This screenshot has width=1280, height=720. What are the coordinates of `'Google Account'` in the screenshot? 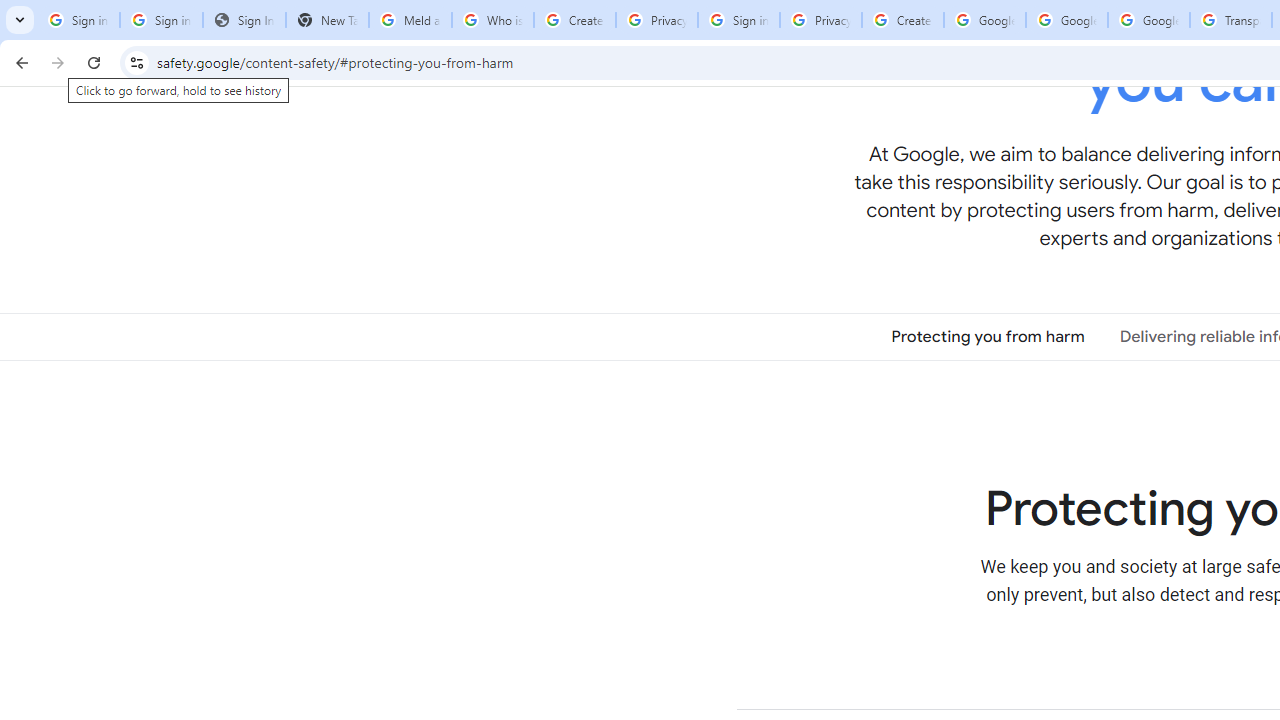 It's located at (1149, 20).